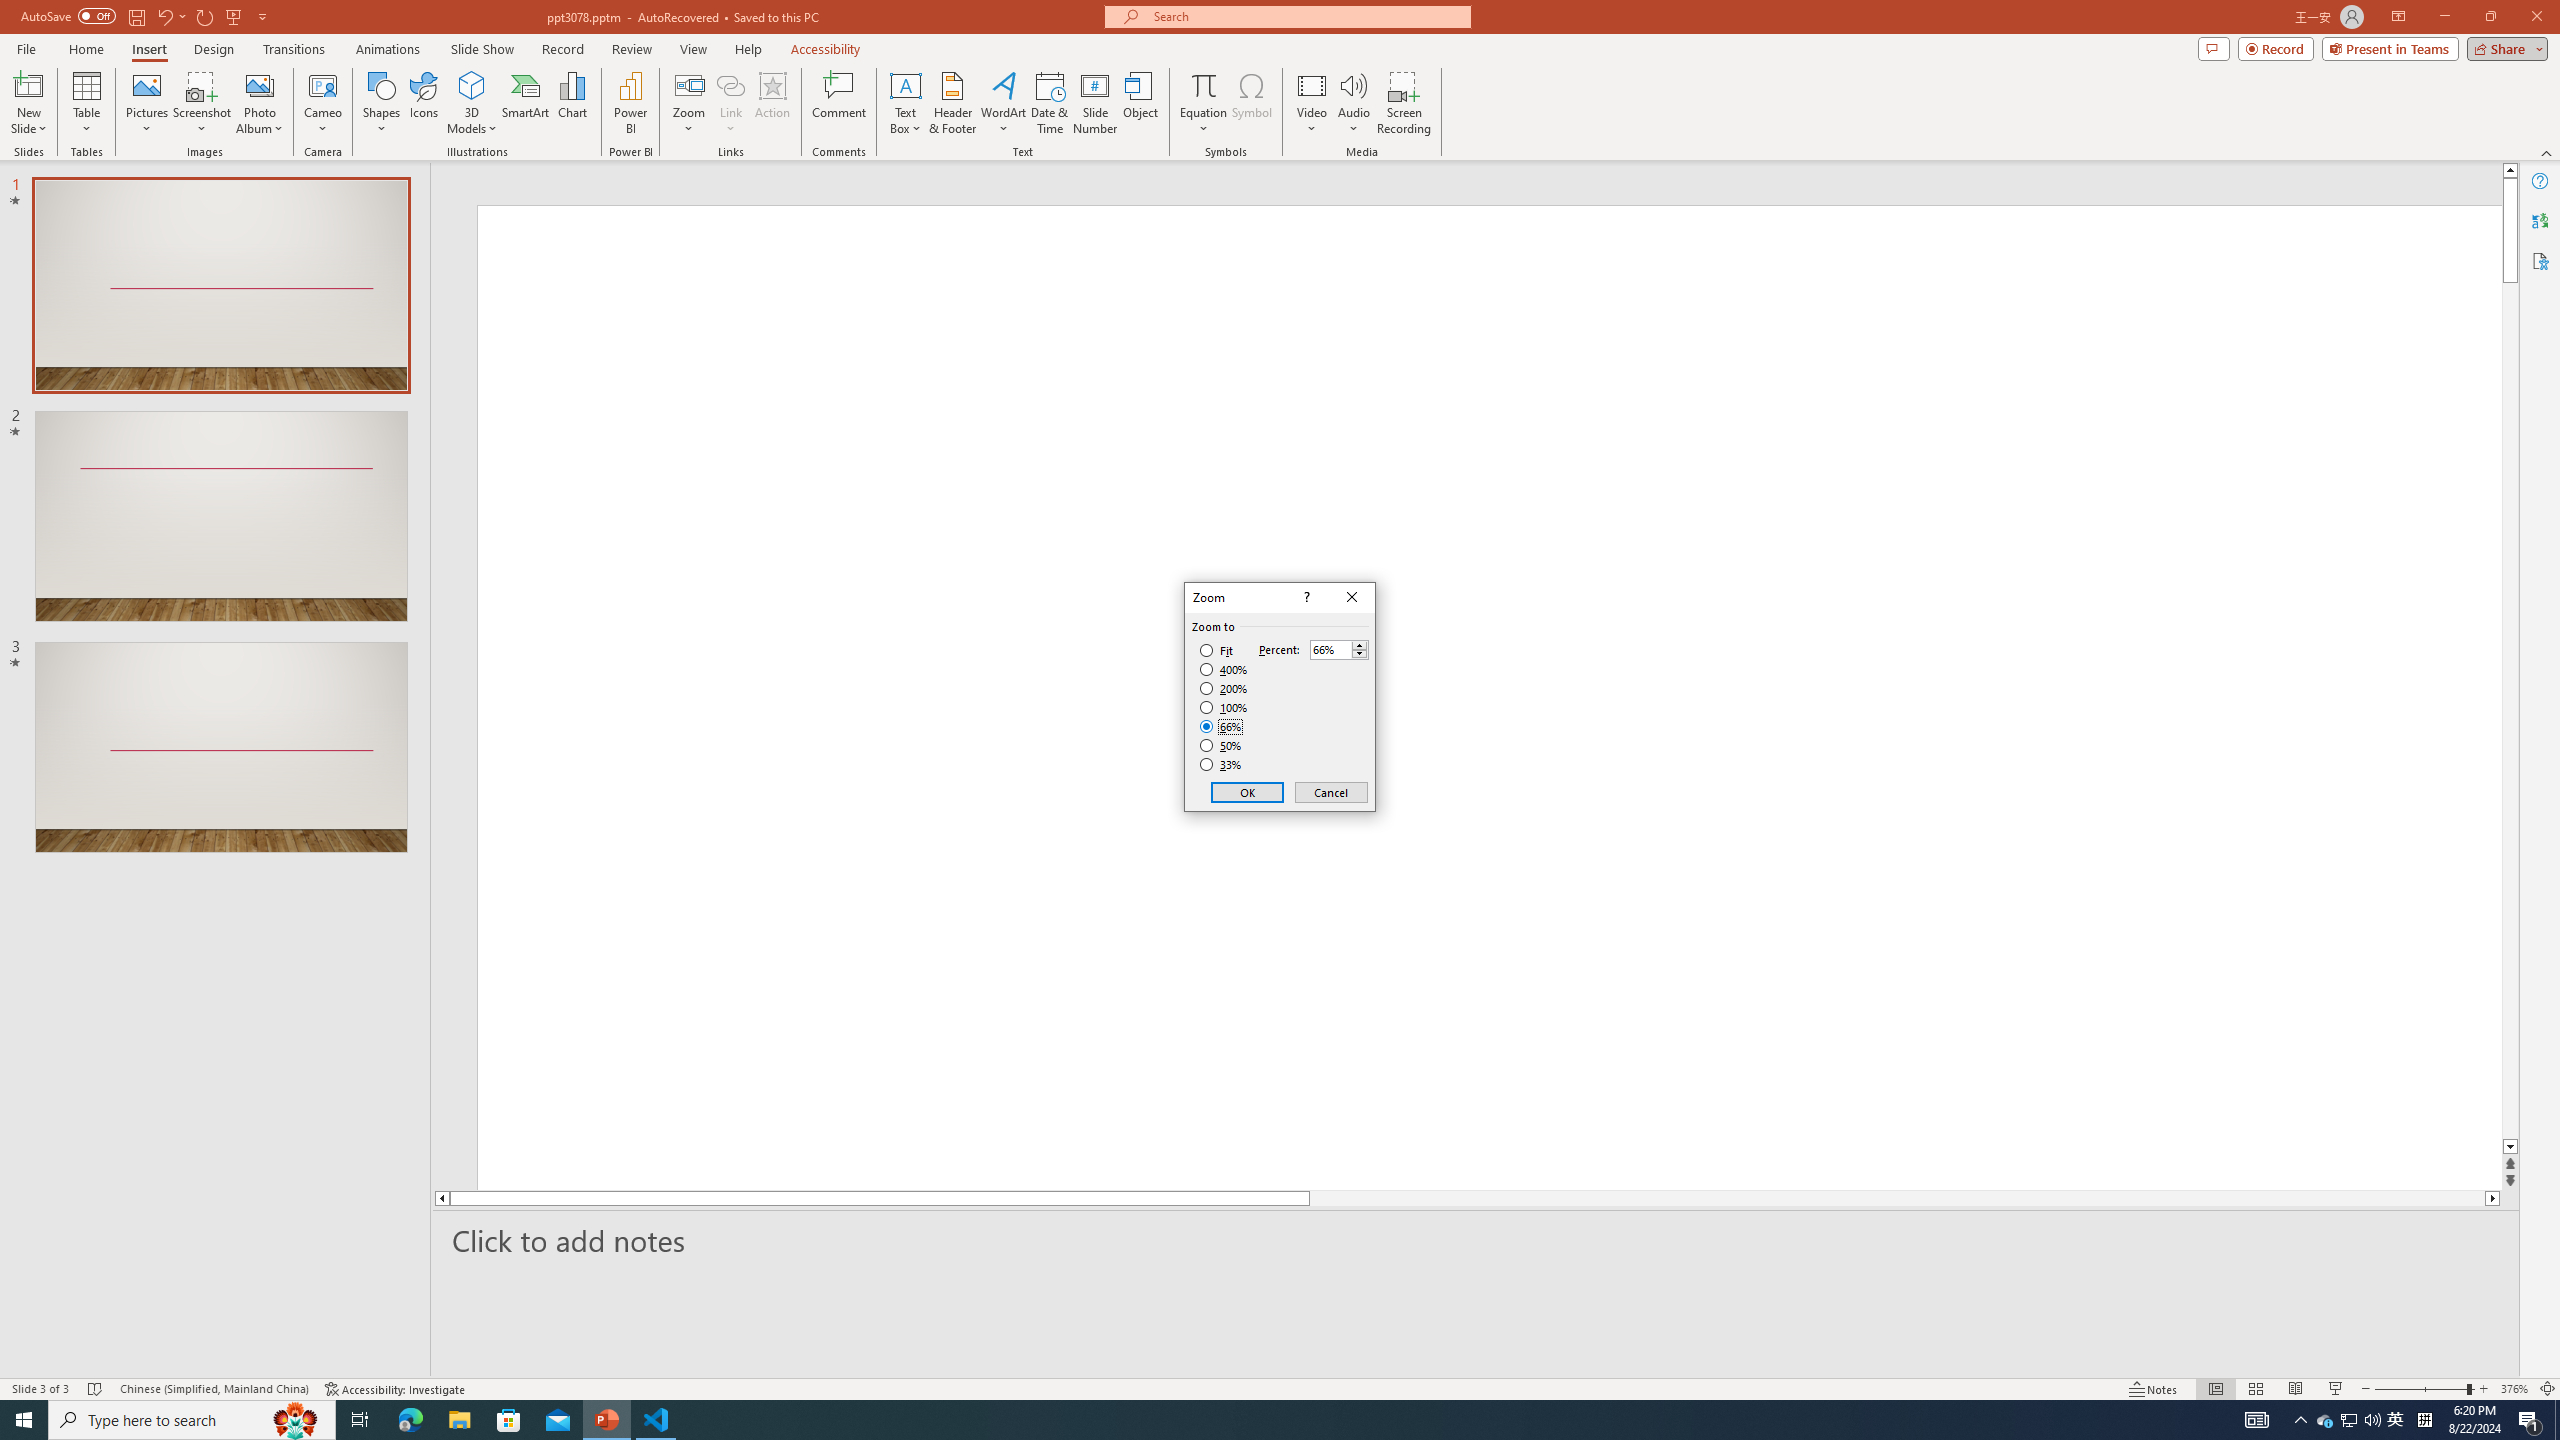 Image resolution: width=2560 pixels, height=1440 pixels. What do you see at coordinates (1304, 597) in the screenshot?
I see `'Context help'` at bounding box center [1304, 597].